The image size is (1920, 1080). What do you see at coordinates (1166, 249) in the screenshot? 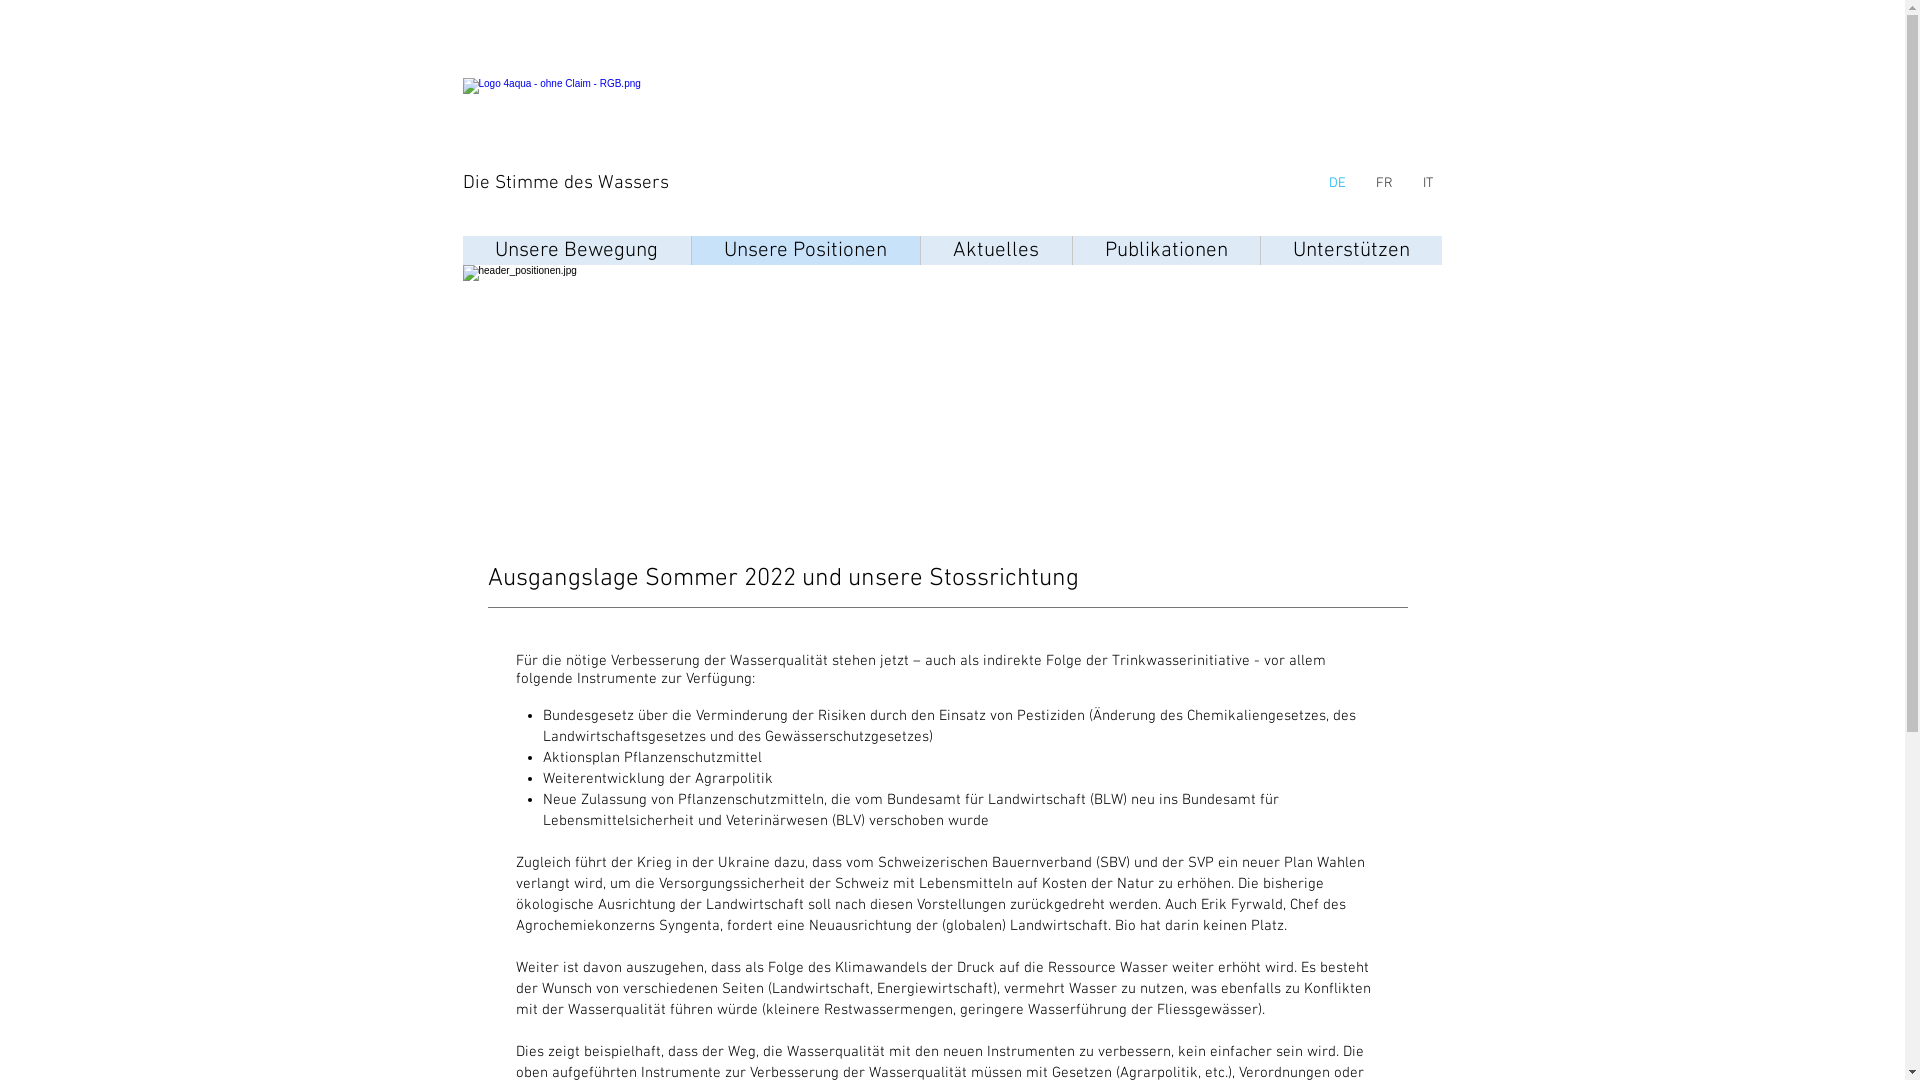
I see `'Publikationen'` at bounding box center [1166, 249].